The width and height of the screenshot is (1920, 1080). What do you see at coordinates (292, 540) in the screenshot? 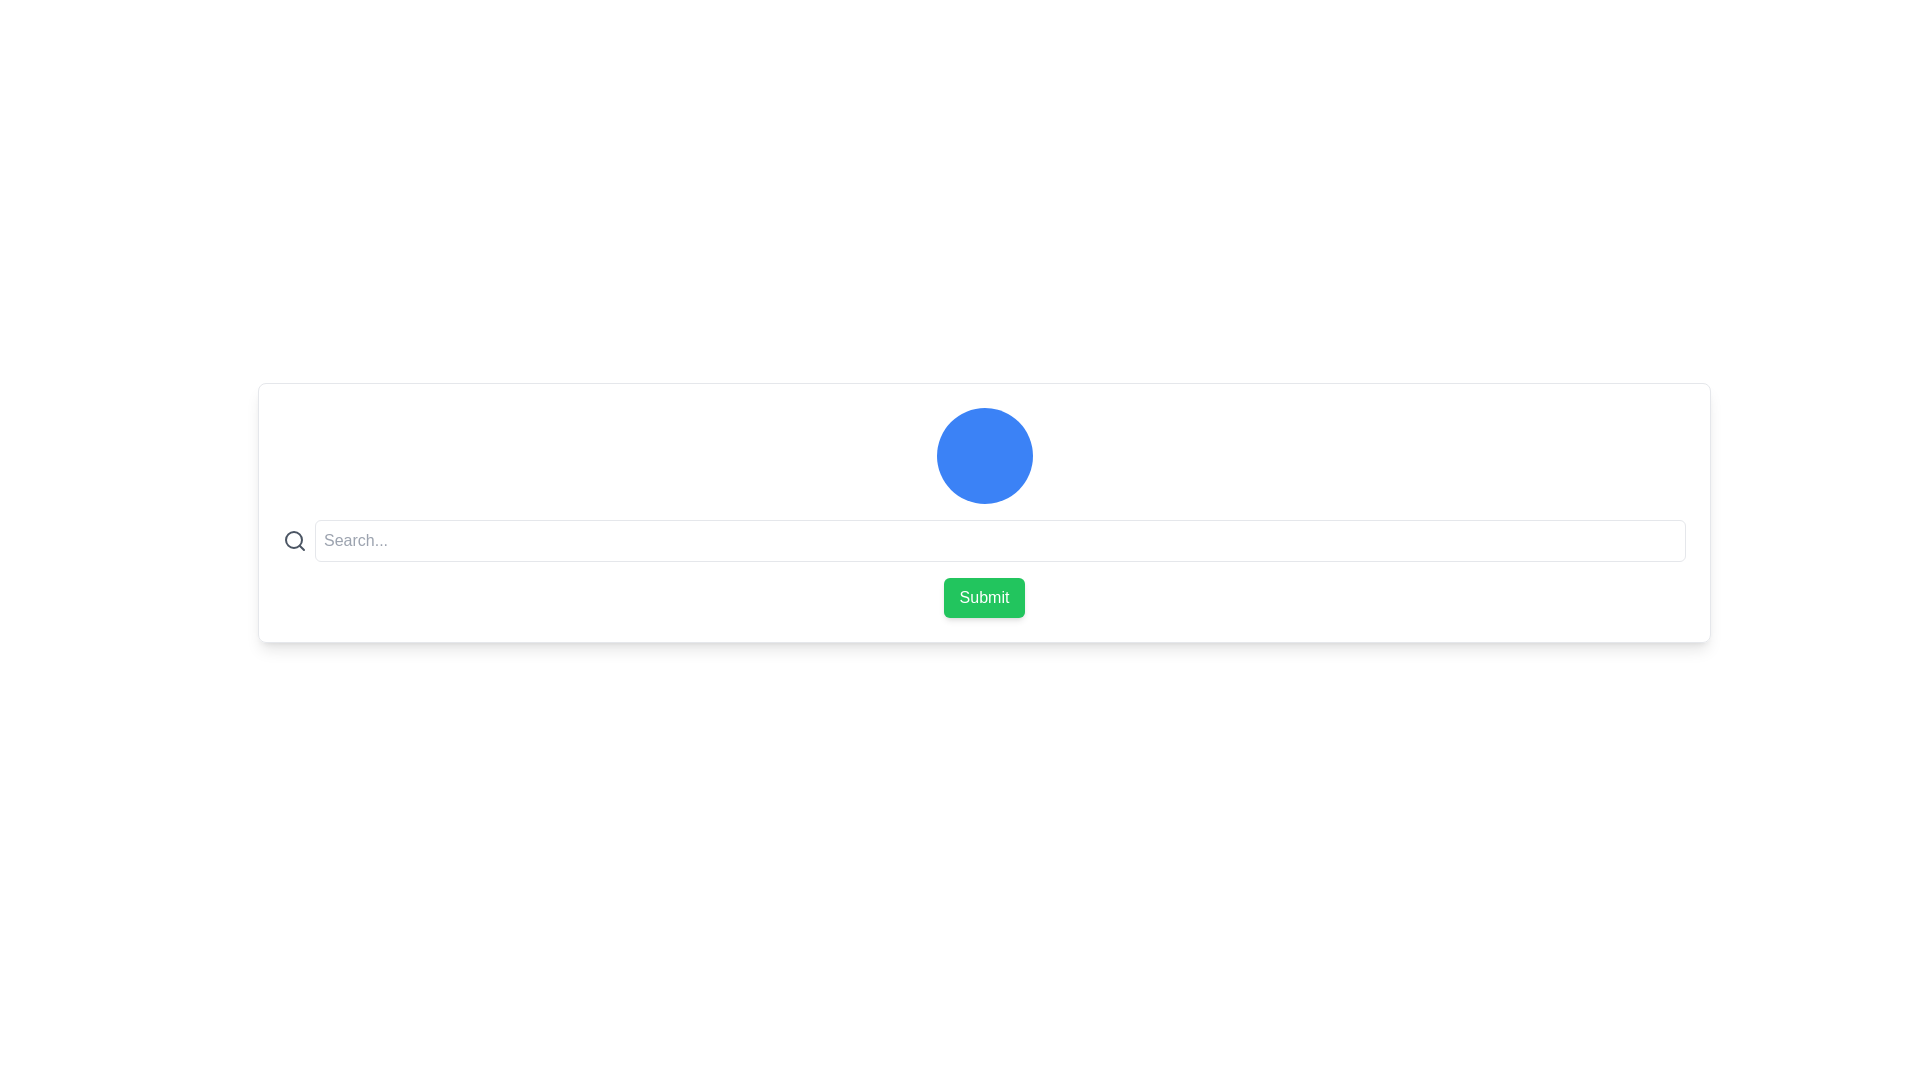
I see `the circular SVG element that is part of the search icon, which has no fill and an 8-unit radius, positioned centrally within the magnifying glass depiction` at bounding box center [292, 540].